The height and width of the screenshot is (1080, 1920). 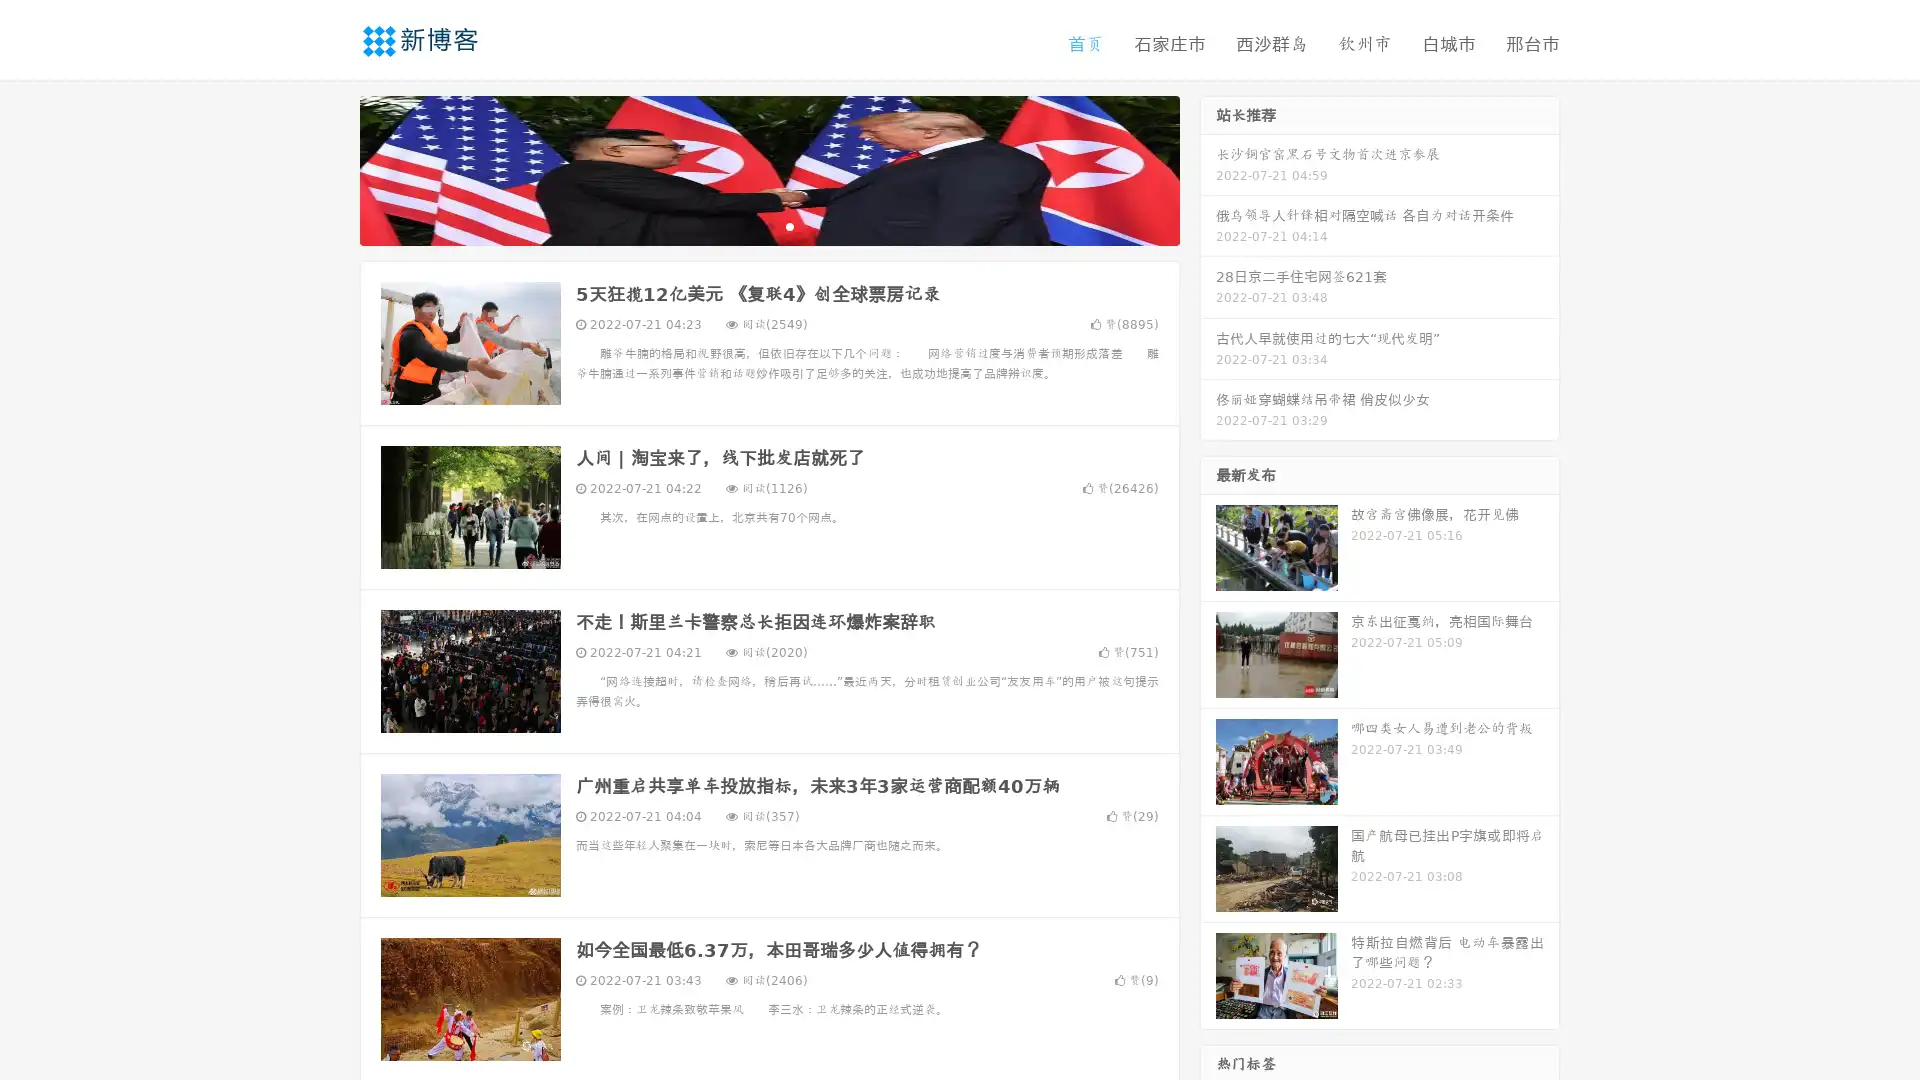 What do you see at coordinates (768, 225) in the screenshot?
I see `Go to slide 2` at bounding box center [768, 225].